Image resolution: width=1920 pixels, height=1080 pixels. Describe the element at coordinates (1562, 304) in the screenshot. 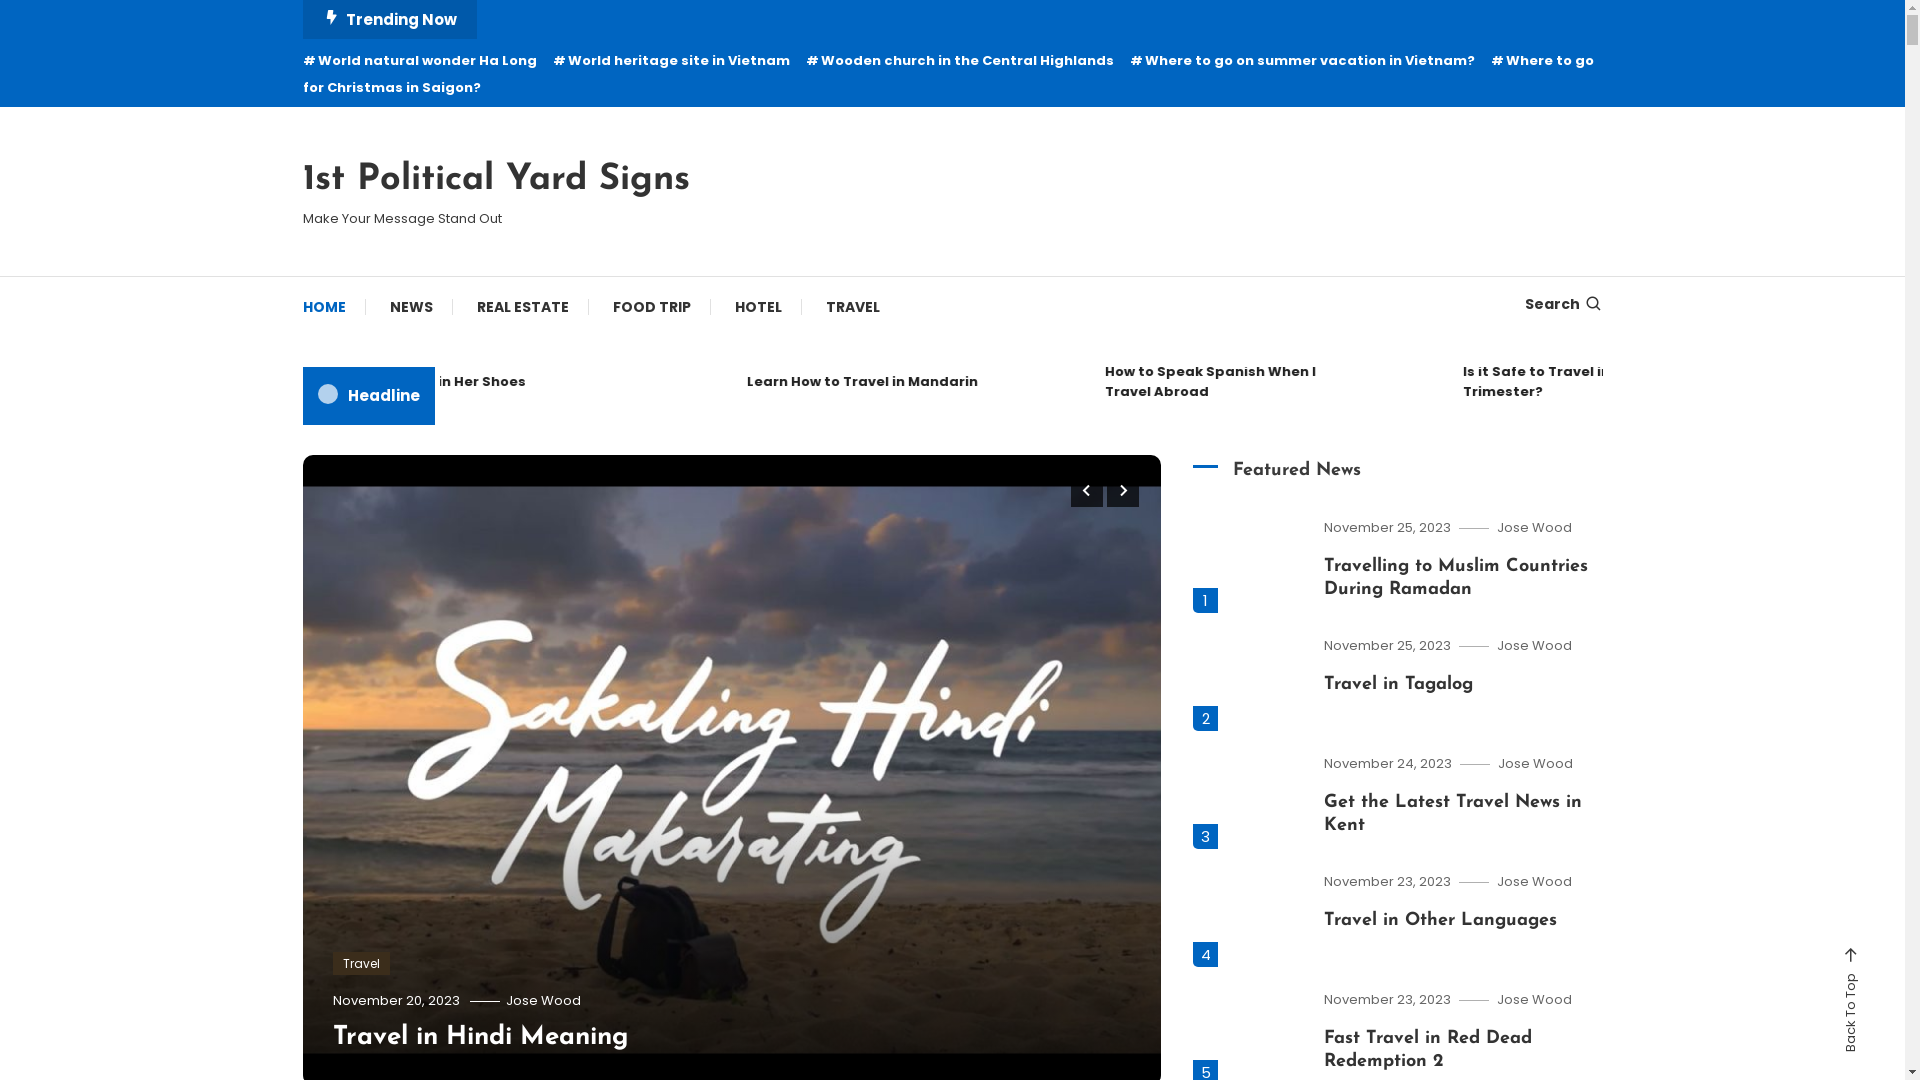

I see `'Search'` at that location.